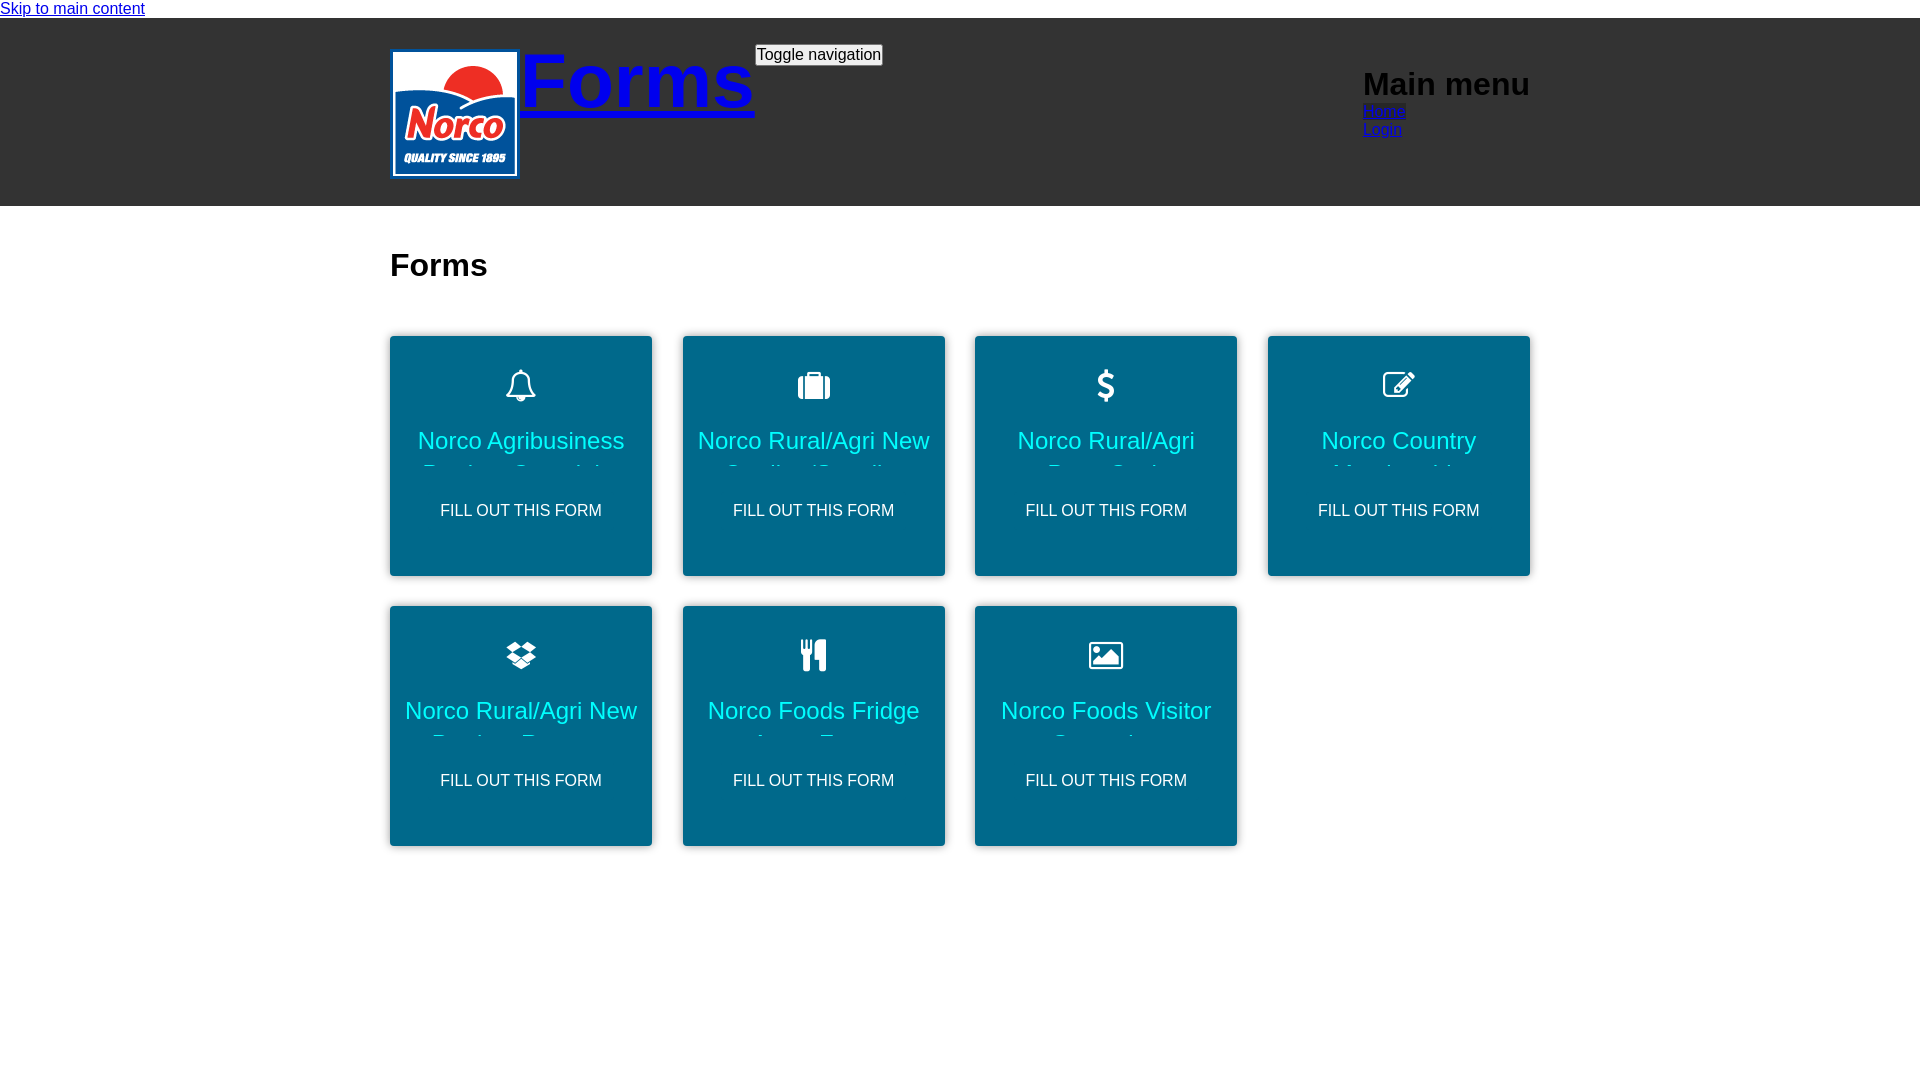  What do you see at coordinates (1397, 509) in the screenshot?
I see `'FILL OUT THIS FORM'` at bounding box center [1397, 509].